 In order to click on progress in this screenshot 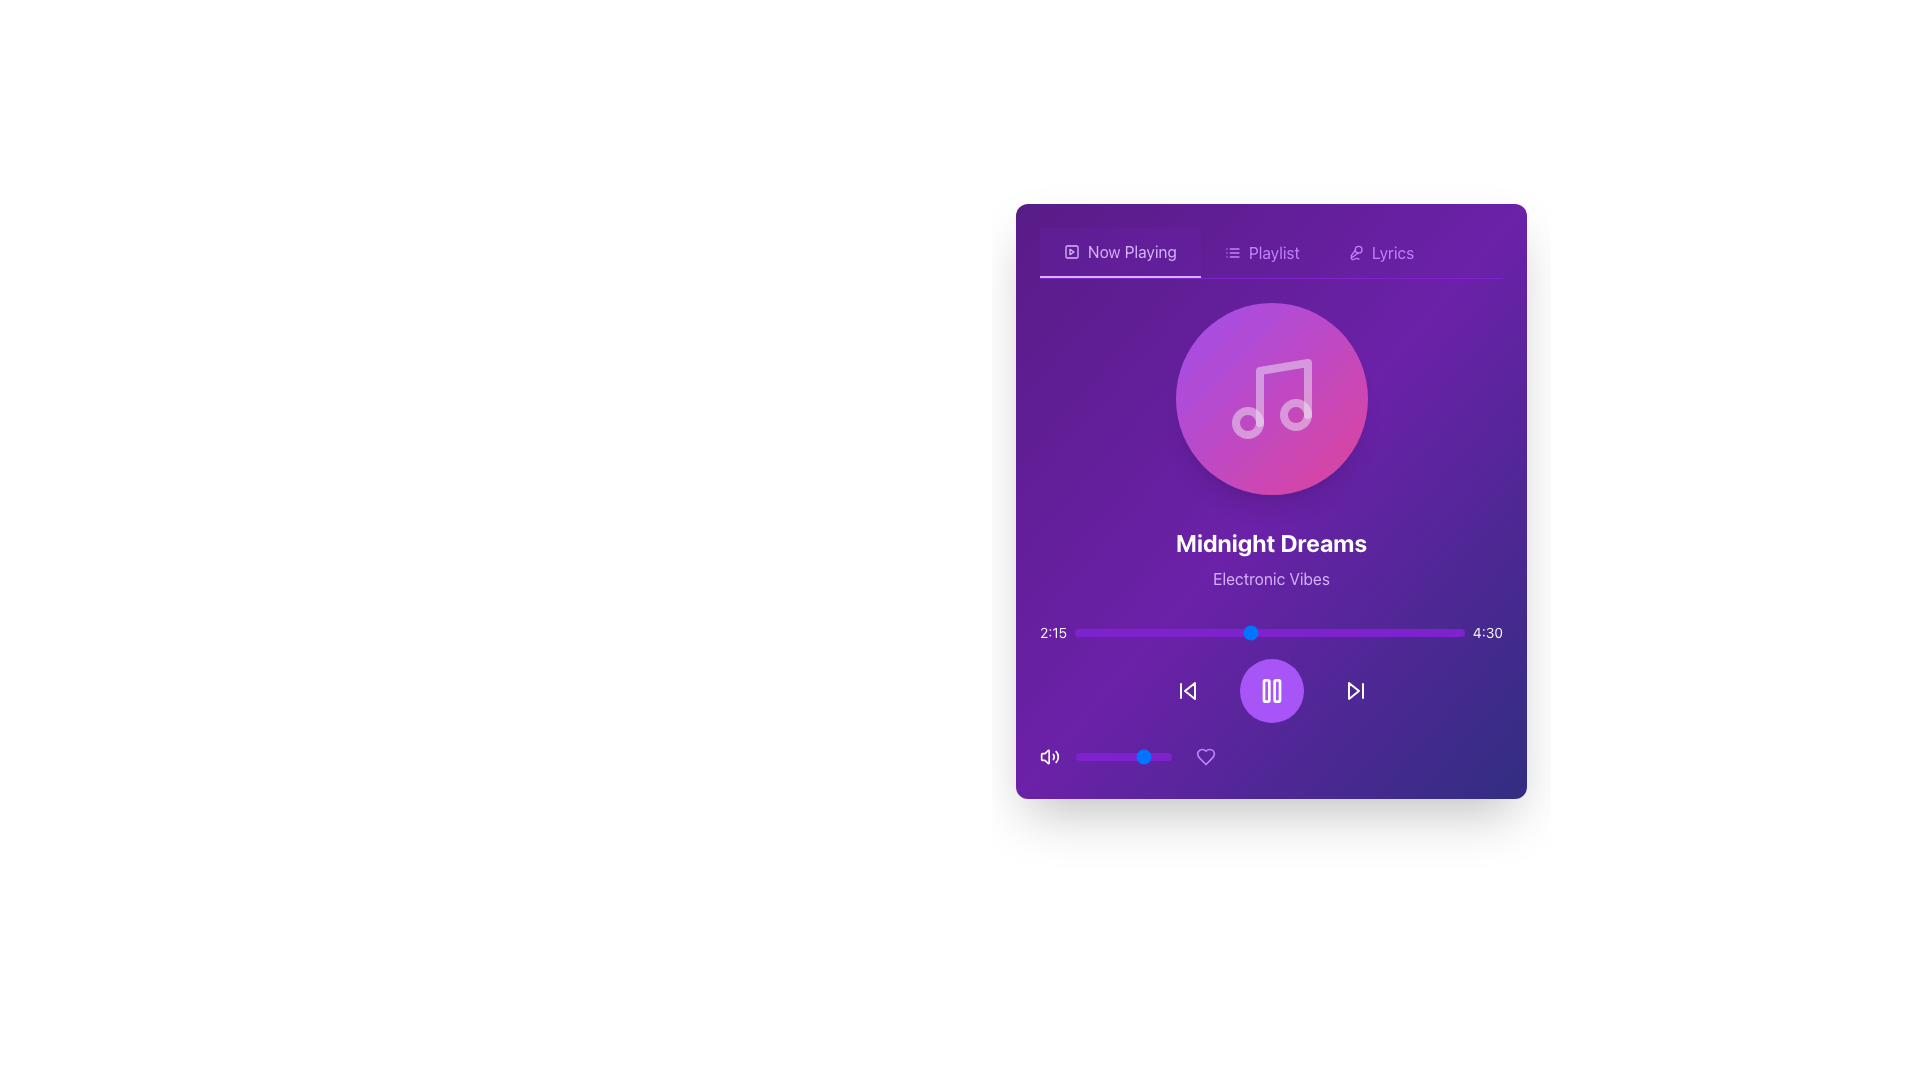, I will do `click(1081, 632)`.